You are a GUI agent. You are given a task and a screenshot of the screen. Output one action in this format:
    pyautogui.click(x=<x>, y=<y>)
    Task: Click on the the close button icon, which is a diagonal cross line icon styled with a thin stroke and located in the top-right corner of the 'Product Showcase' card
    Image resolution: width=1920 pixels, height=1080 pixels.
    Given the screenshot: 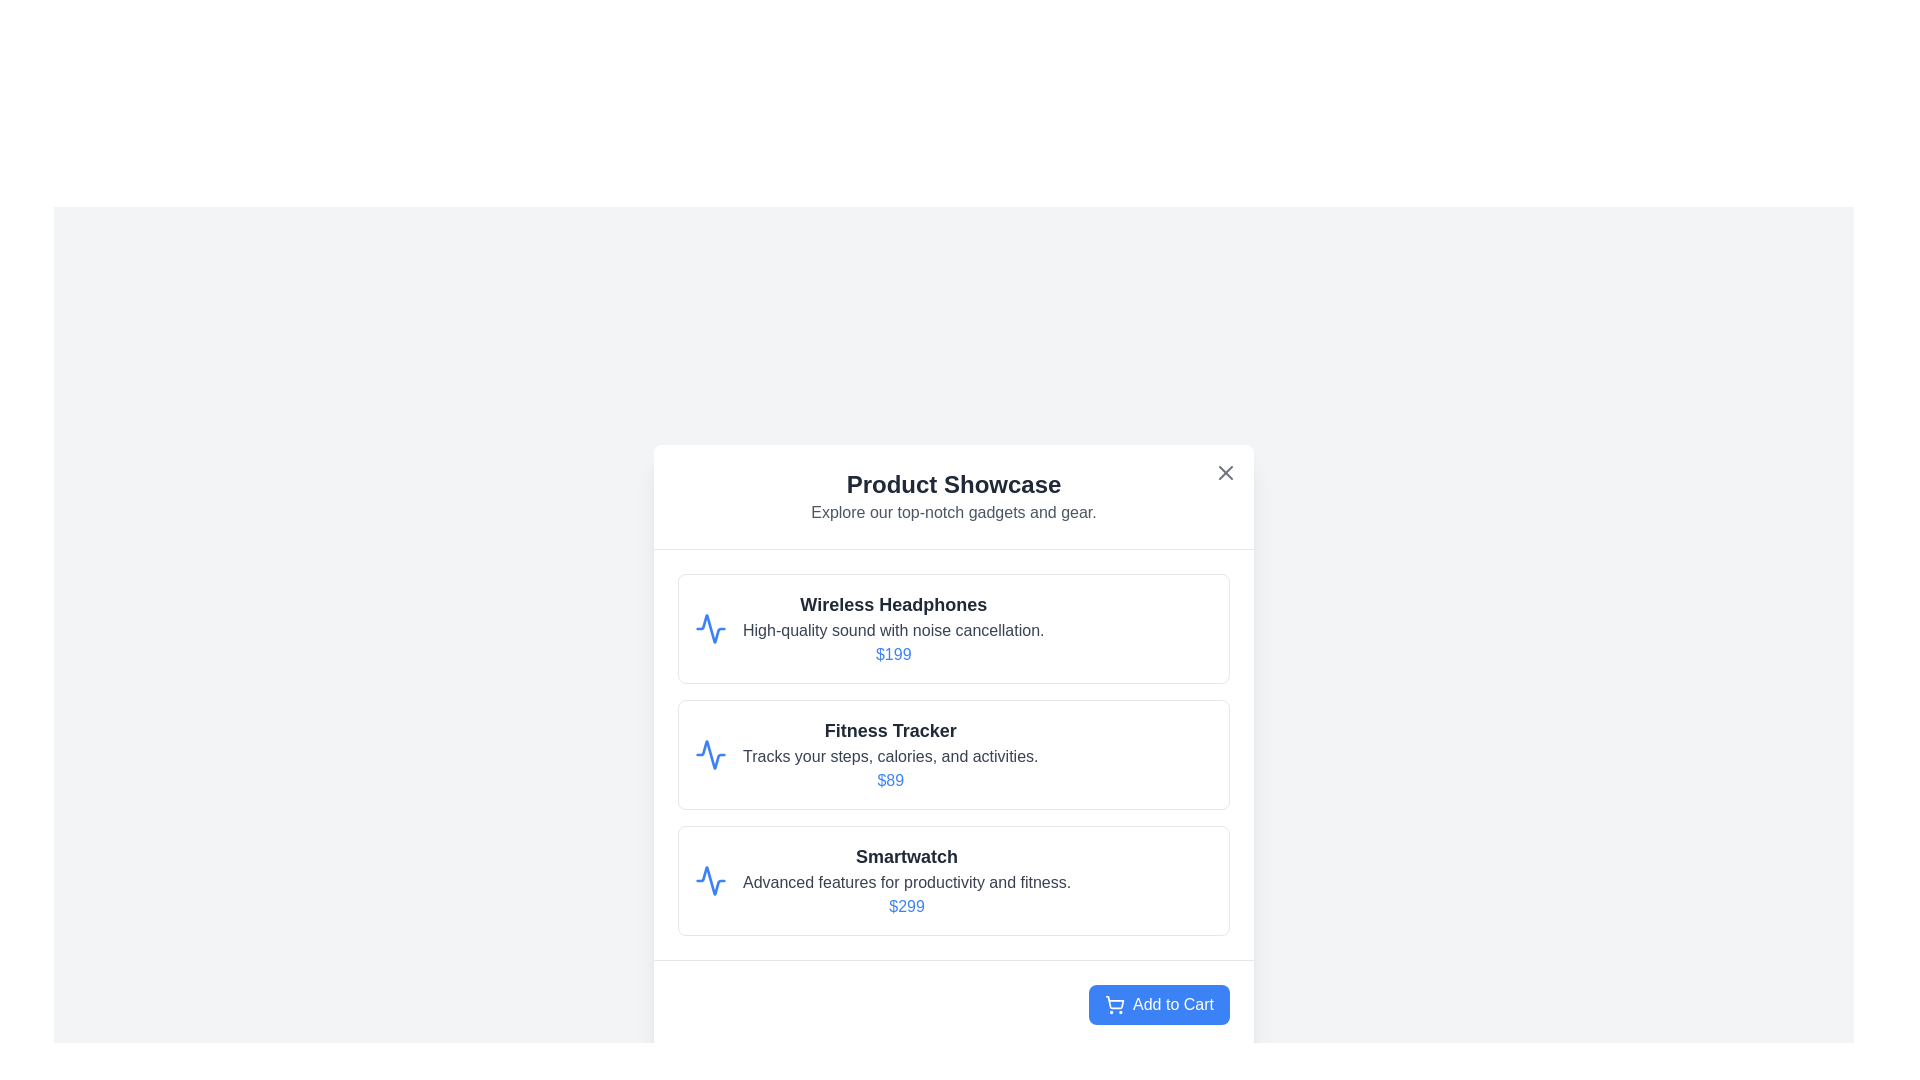 What is the action you would take?
    pyautogui.click(x=1224, y=473)
    